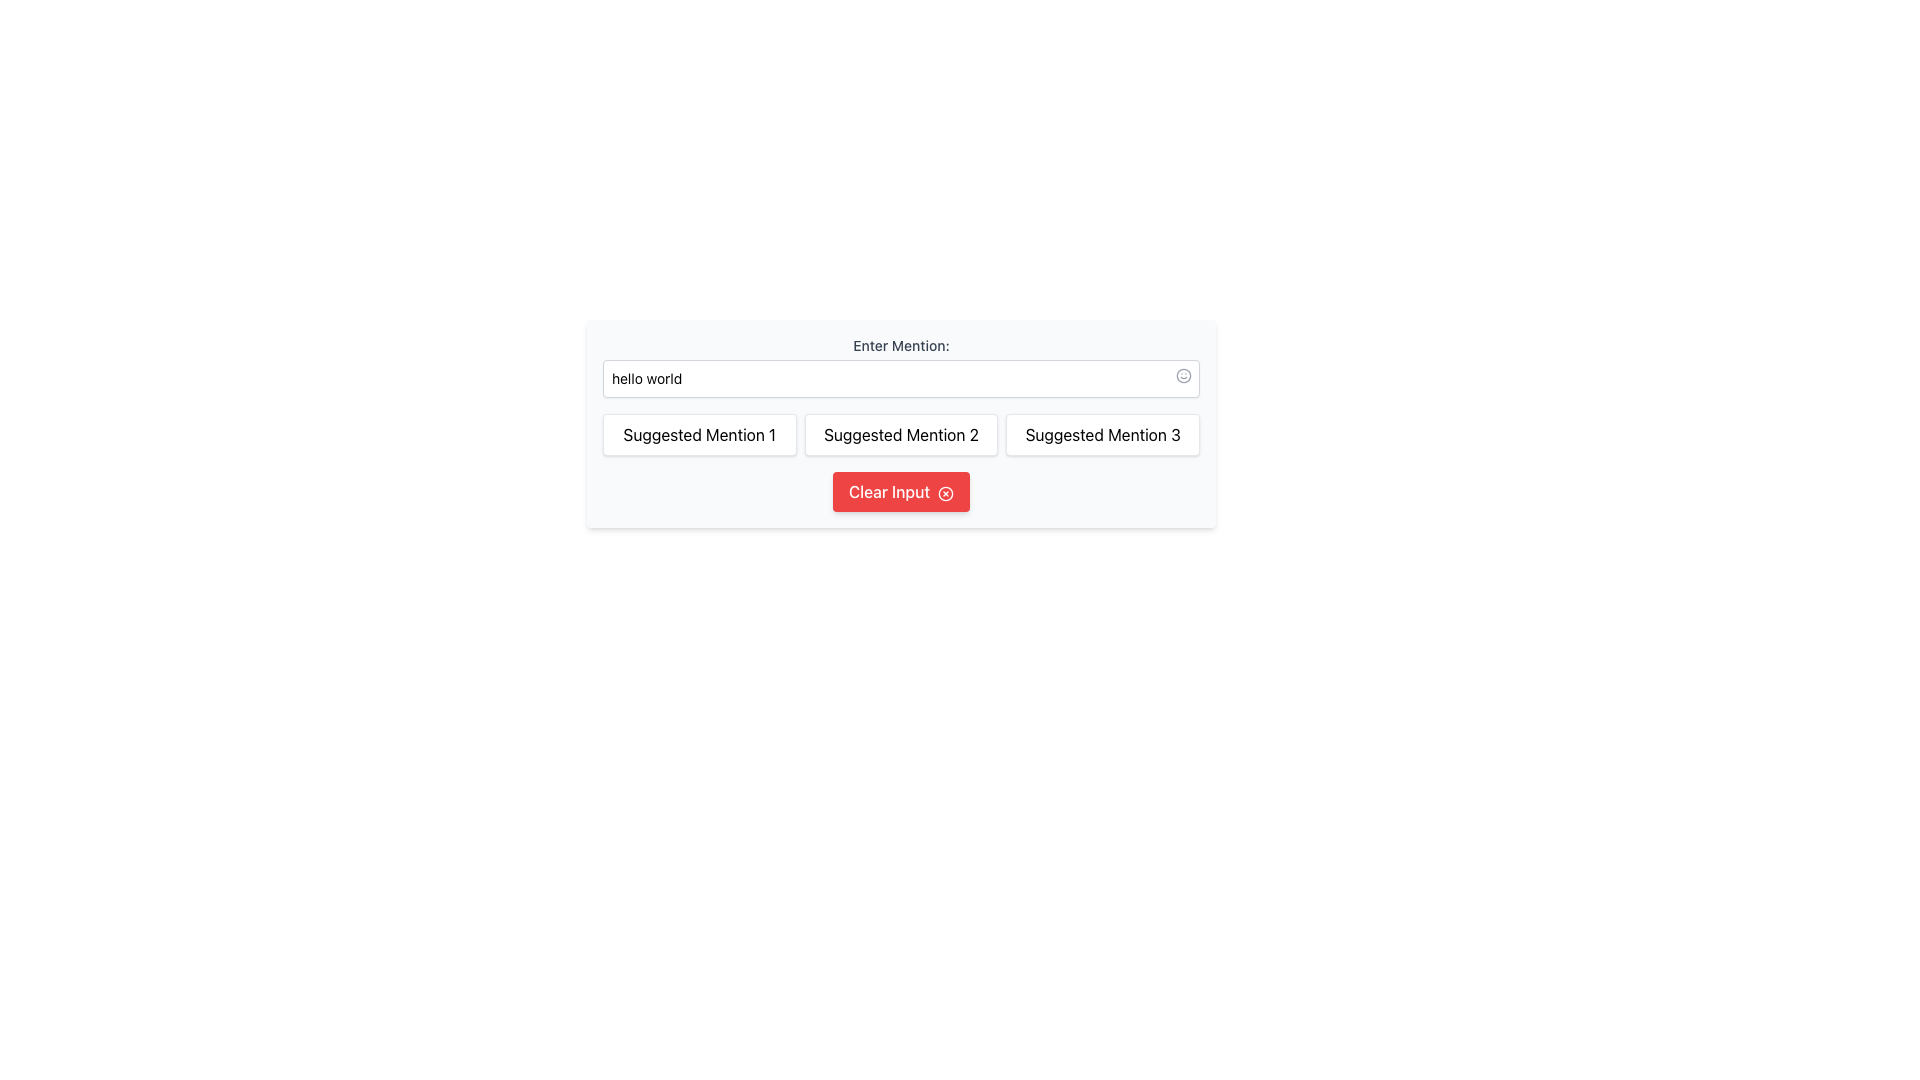 Image resolution: width=1920 pixels, height=1080 pixels. Describe the element at coordinates (900, 511) in the screenshot. I see `the 'Clear Input' button in the mention selection dialog box, which allows users to reset the input field` at that location.